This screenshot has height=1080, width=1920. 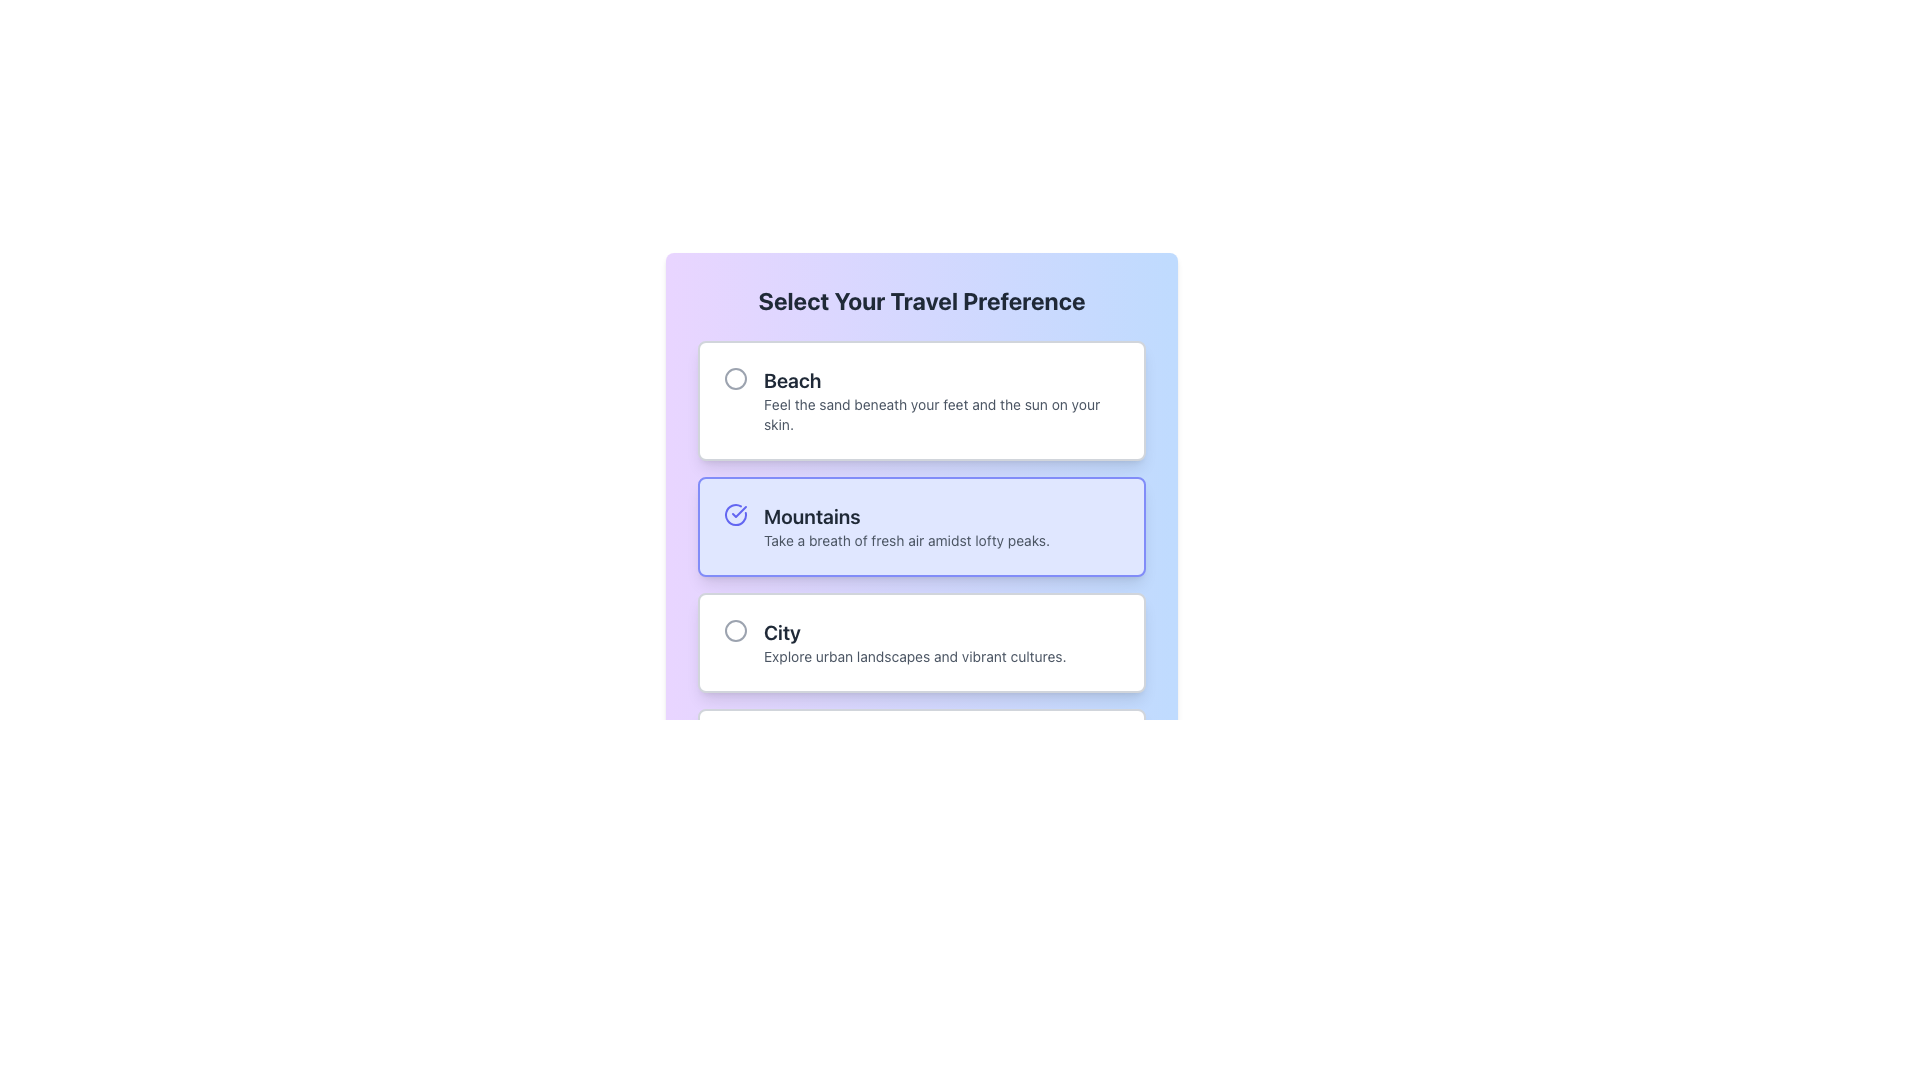 What do you see at coordinates (914, 643) in the screenshot?
I see `the descriptive text block for the 'City' travel option, located under the header 'Select Your Travel Preference' as part of a selectable component` at bounding box center [914, 643].